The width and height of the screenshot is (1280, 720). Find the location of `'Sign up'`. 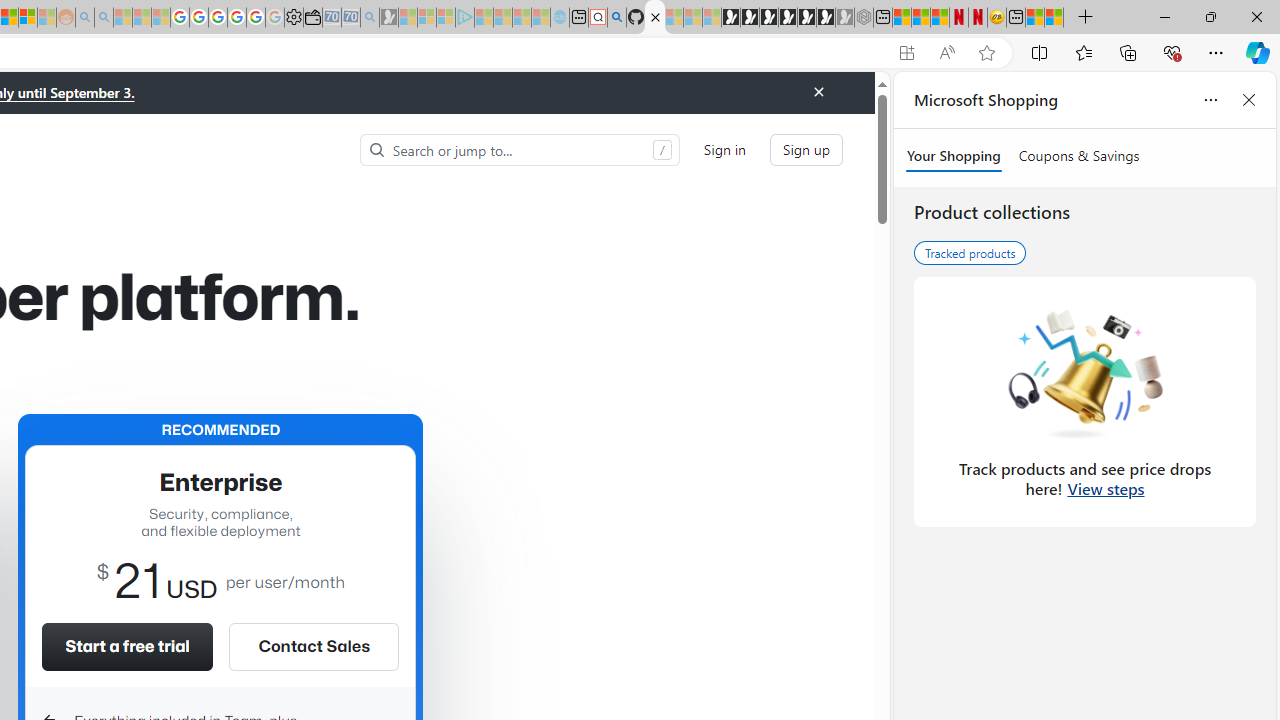

'Sign up' is located at coordinates (807, 148).